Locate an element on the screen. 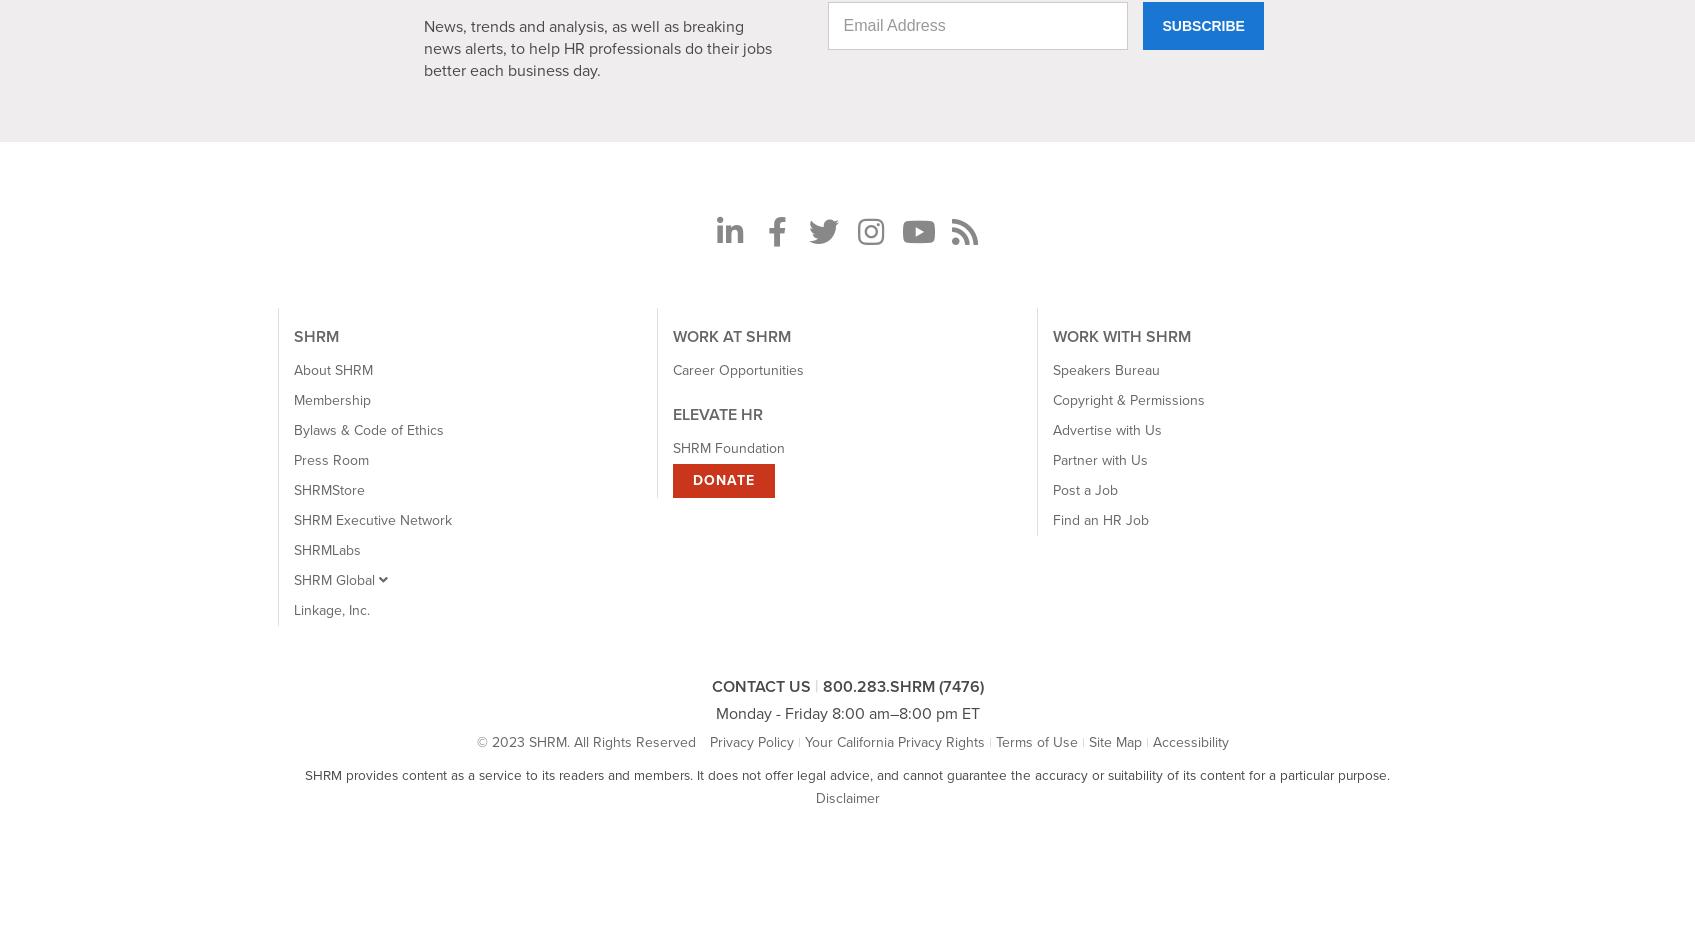 This screenshot has height=926, width=1695. 'Career Opportunities' is located at coordinates (737, 369).